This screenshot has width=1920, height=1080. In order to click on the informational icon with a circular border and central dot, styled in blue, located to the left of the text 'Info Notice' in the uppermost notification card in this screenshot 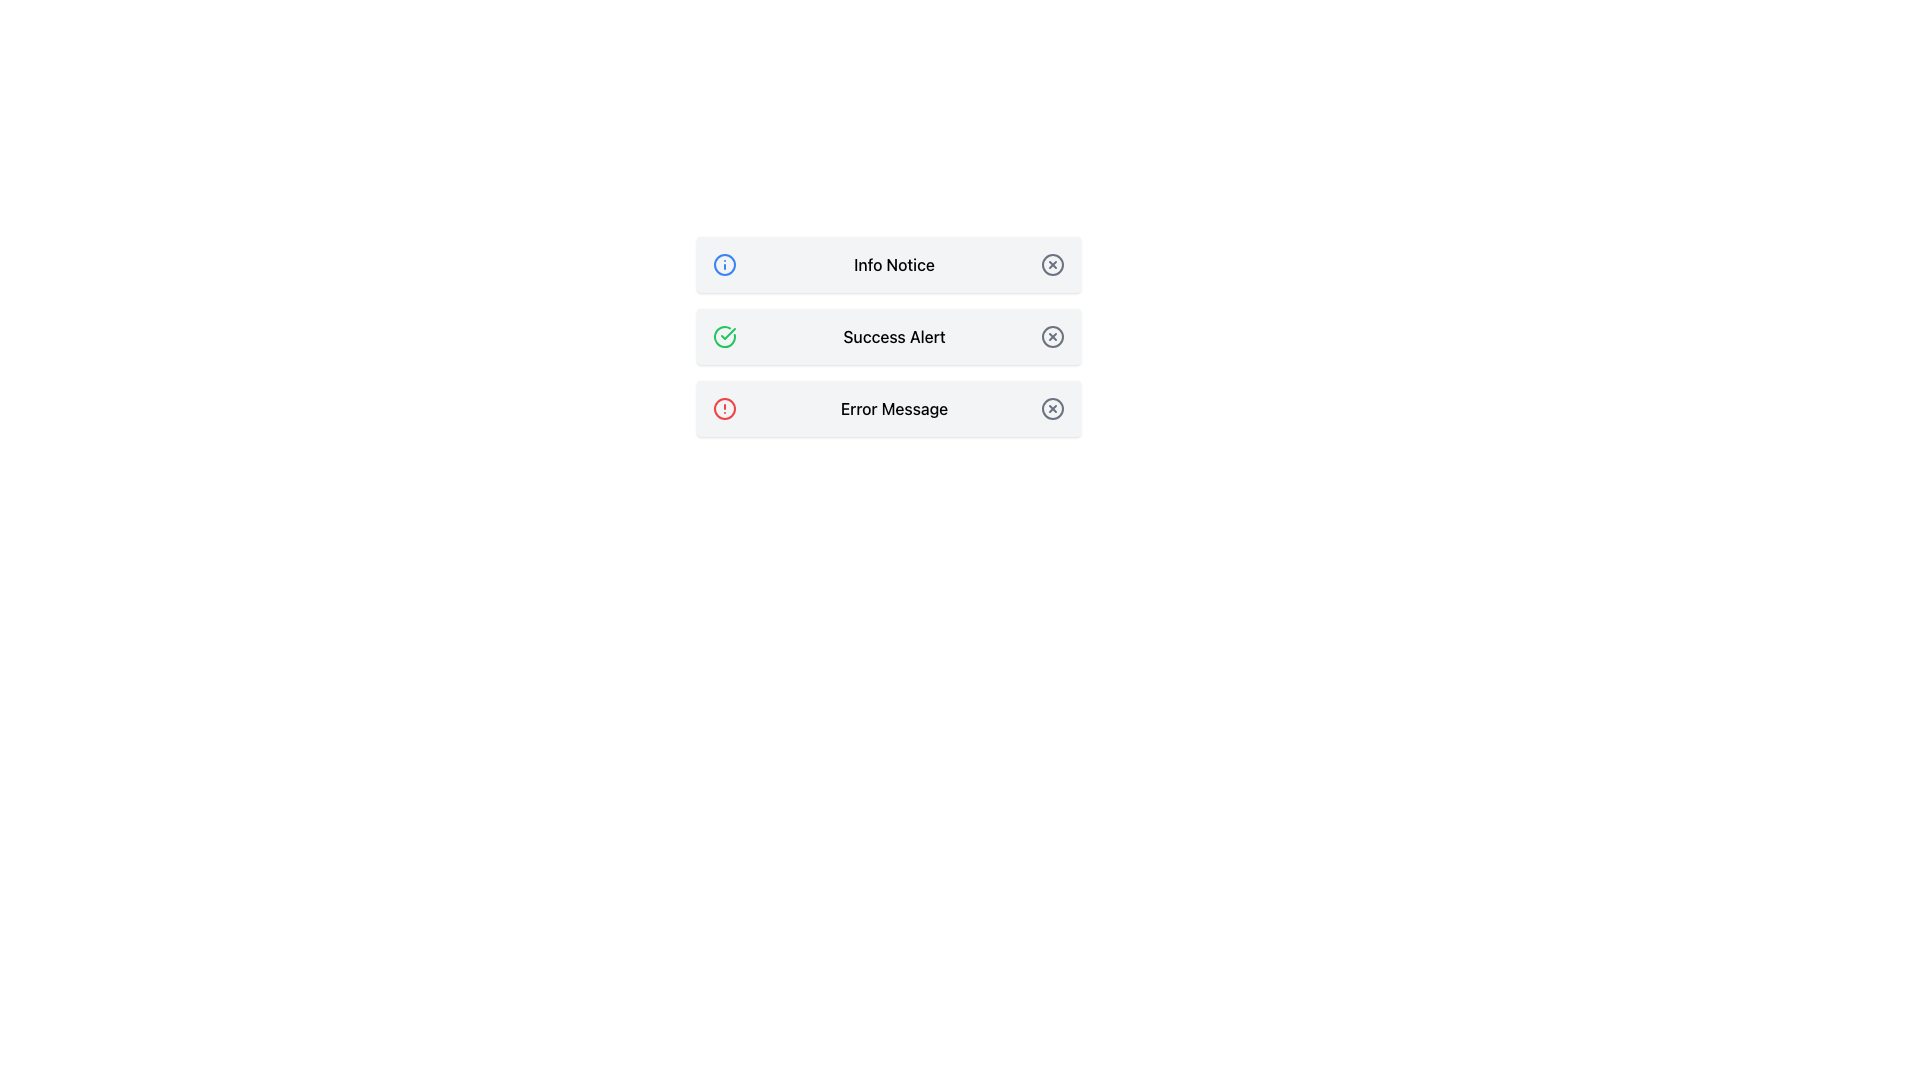, I will do `click(723, 264)`.